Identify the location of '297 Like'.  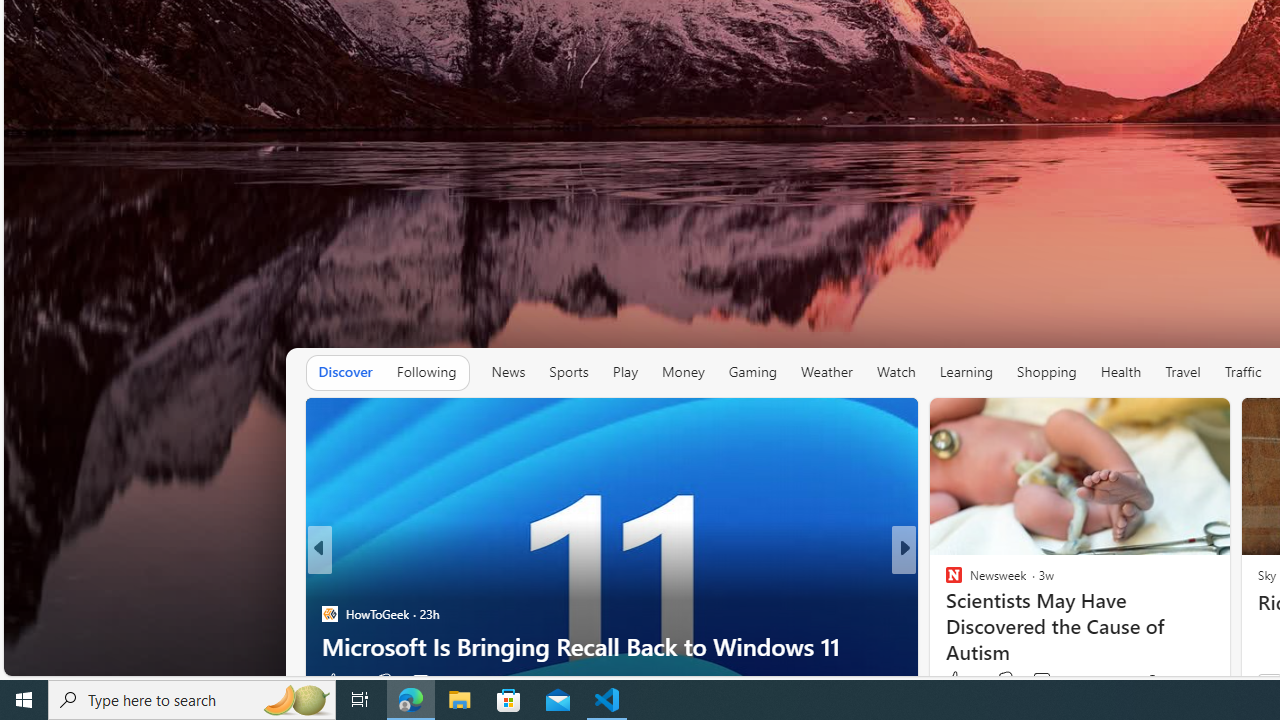
(958, 680).